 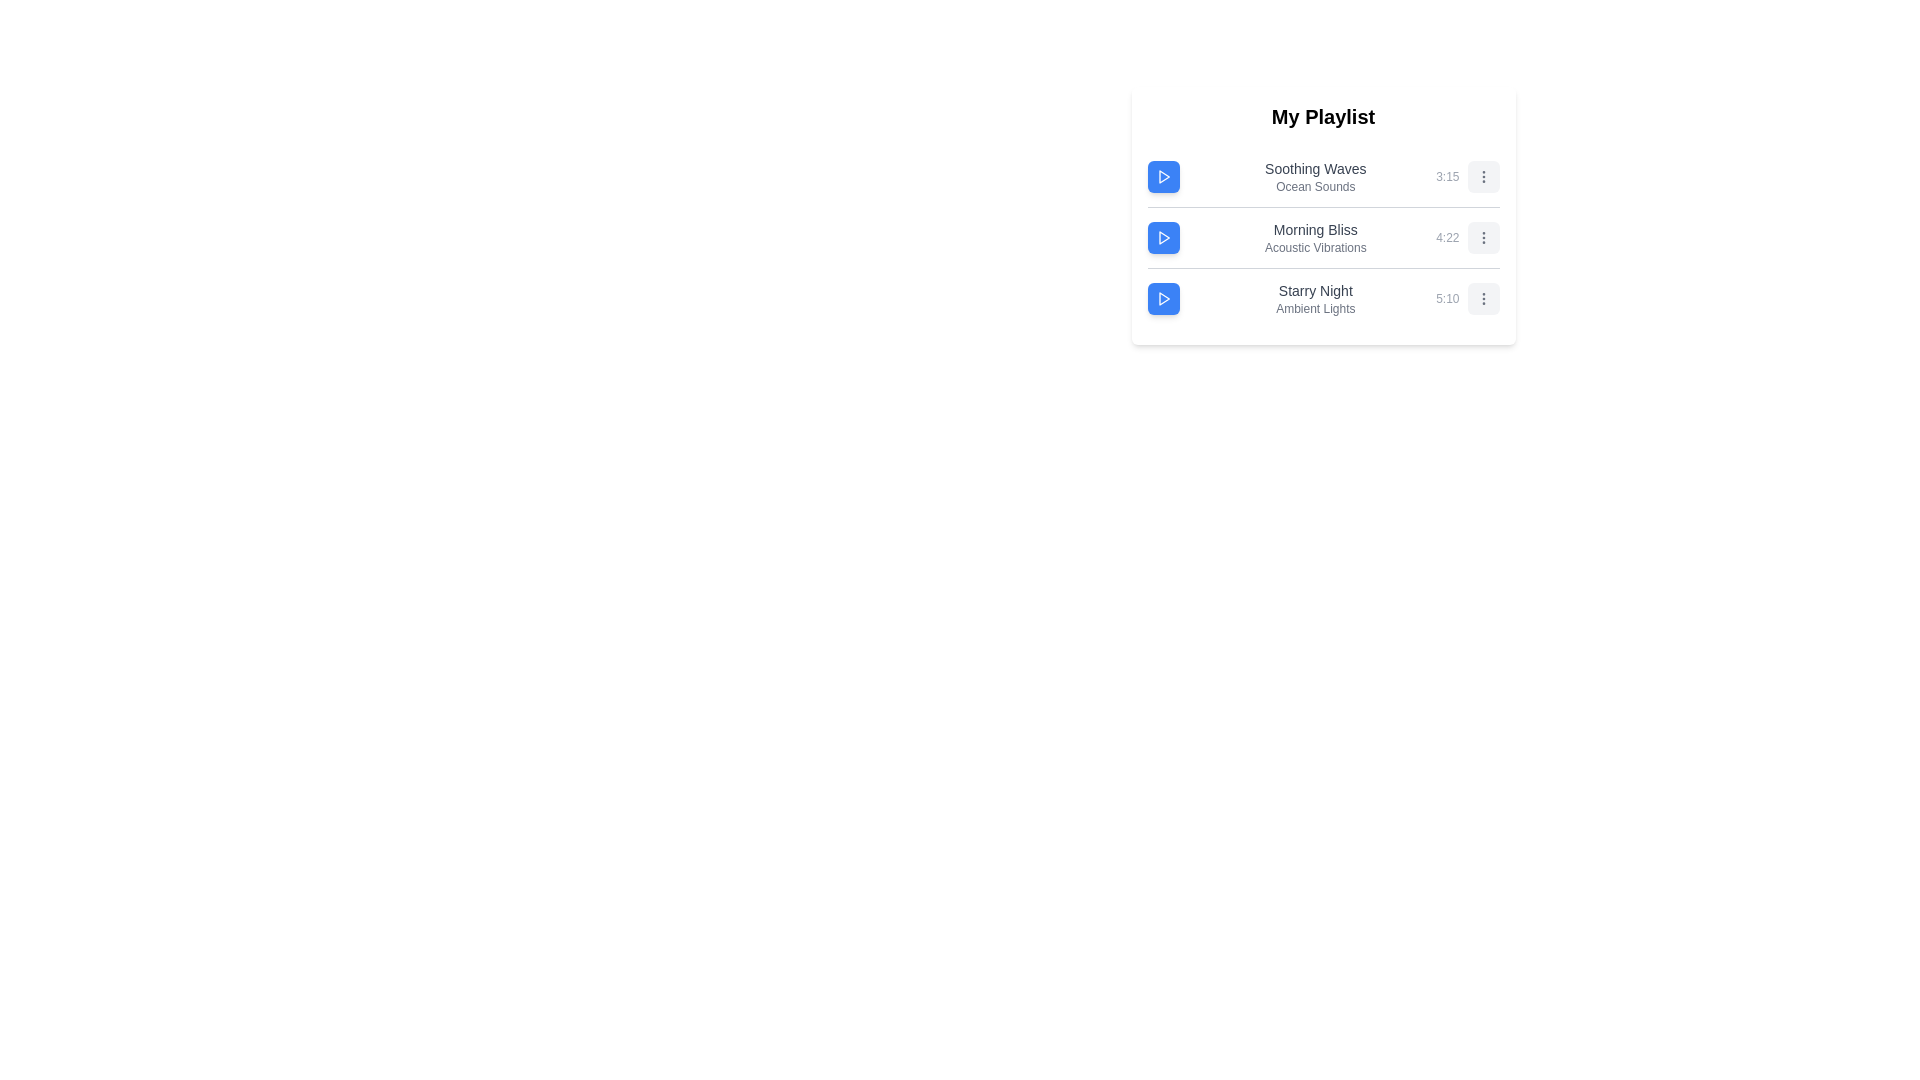 What do you see at coordinates (1163, 299) in the screenshot?
I see `the play button for the track 'Starry Night'` at bounding box center [1163, 299].